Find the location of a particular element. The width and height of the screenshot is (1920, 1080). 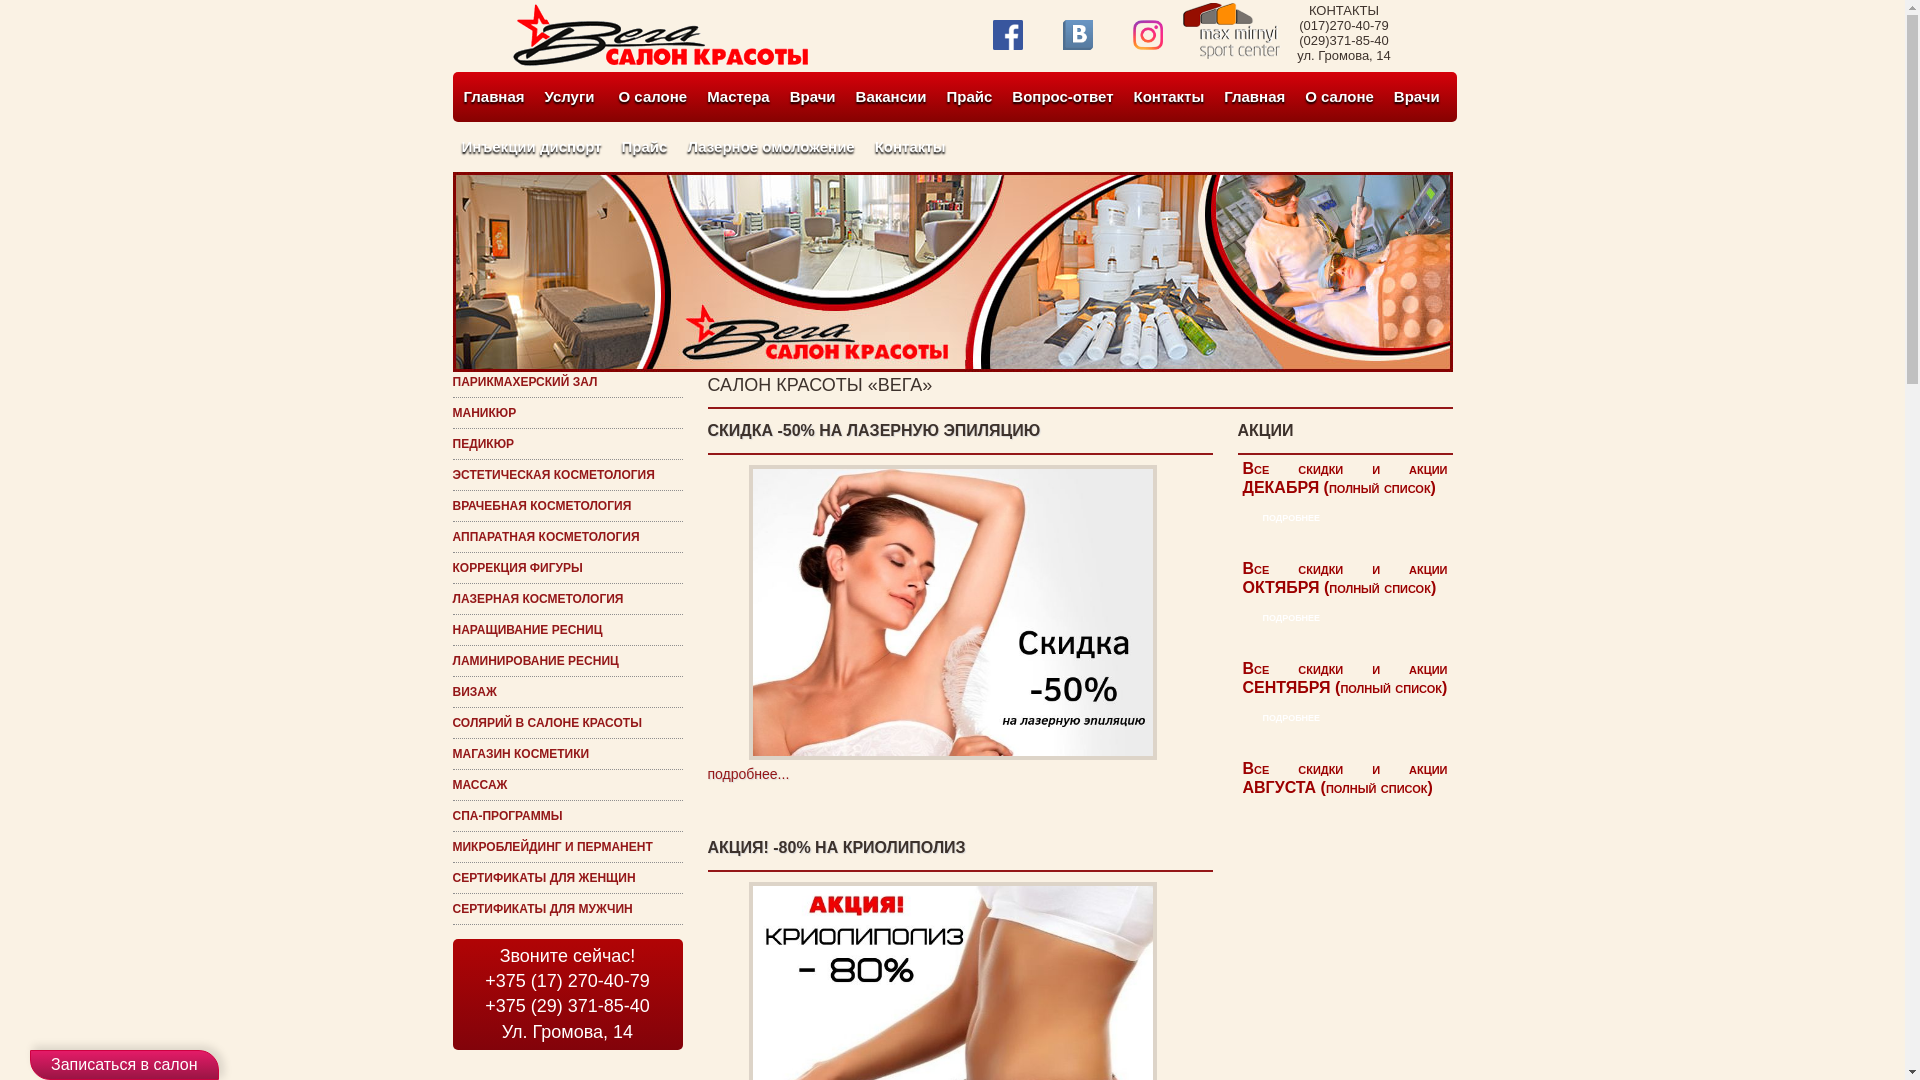

'vegasalon.by' is located at coordinates (659, 60).